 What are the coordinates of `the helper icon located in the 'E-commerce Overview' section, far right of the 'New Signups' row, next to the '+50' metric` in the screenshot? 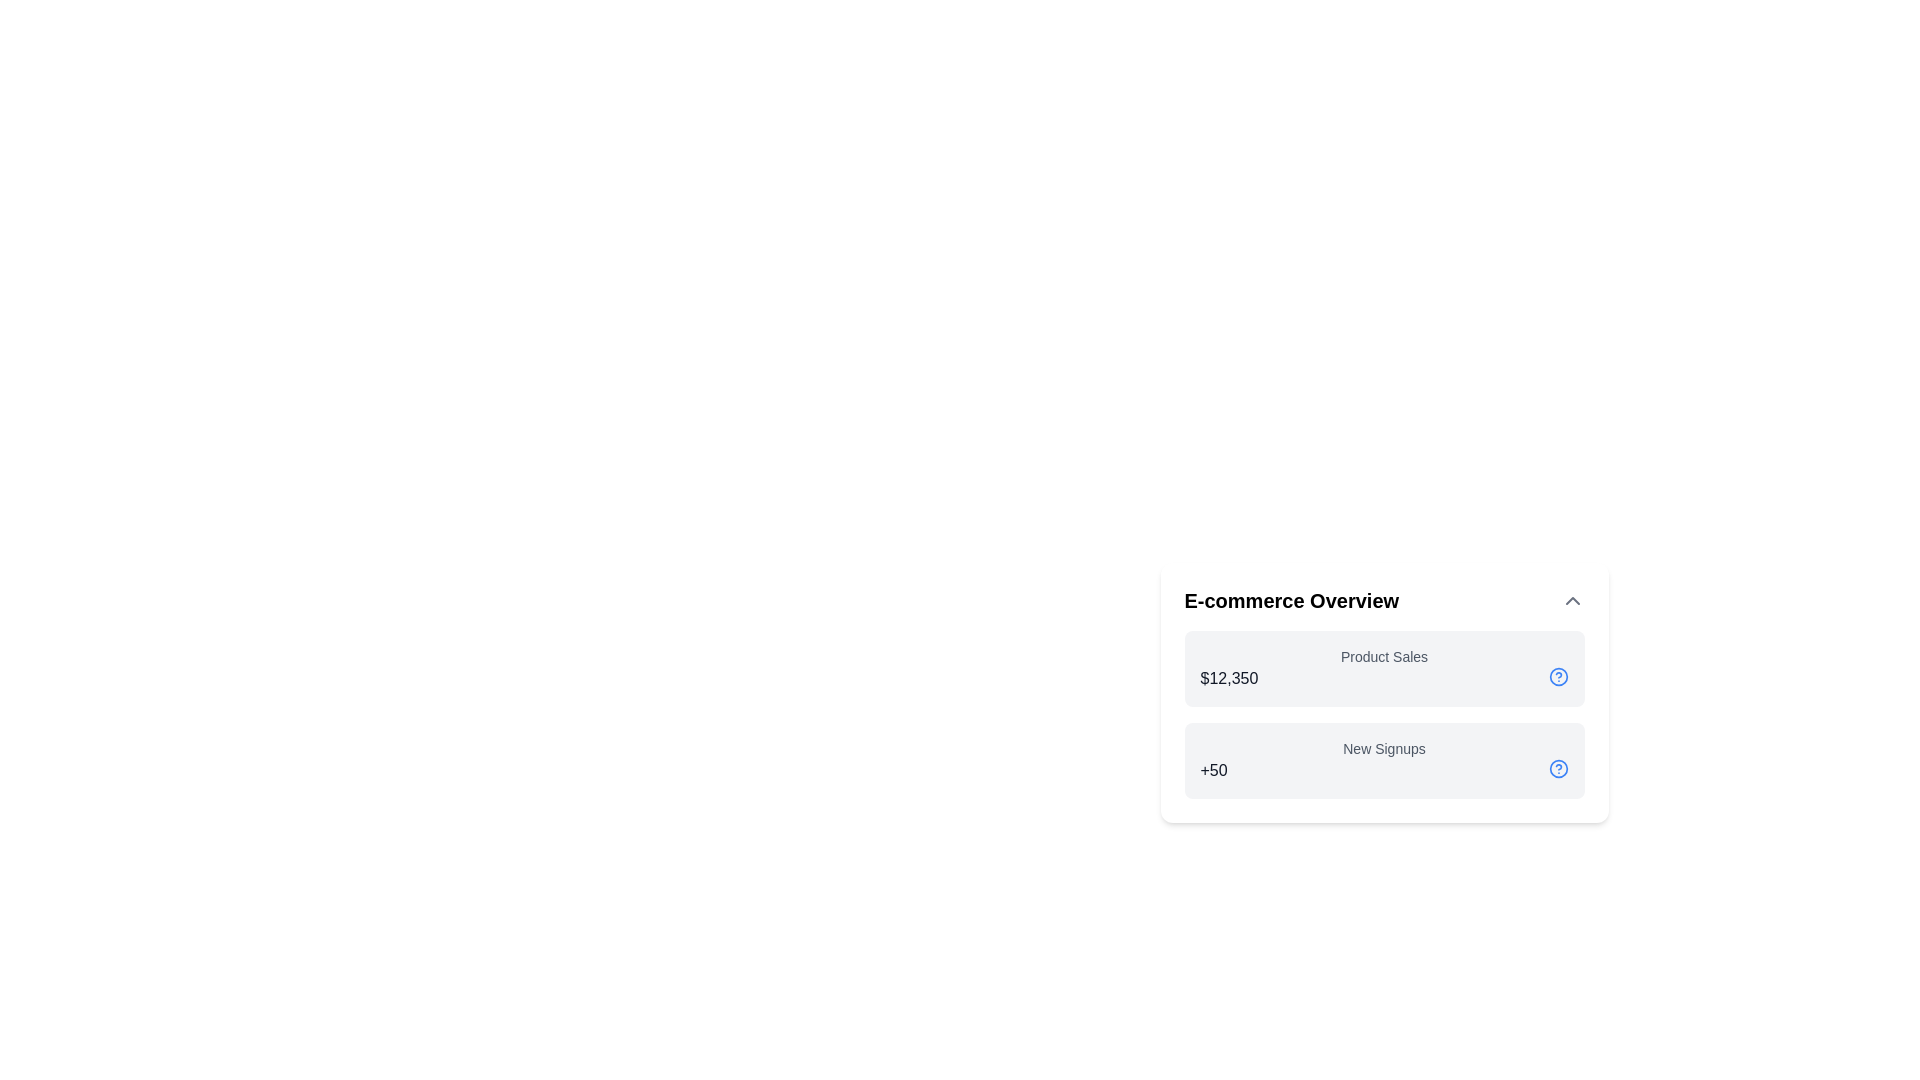 It's located at (1557, 767).